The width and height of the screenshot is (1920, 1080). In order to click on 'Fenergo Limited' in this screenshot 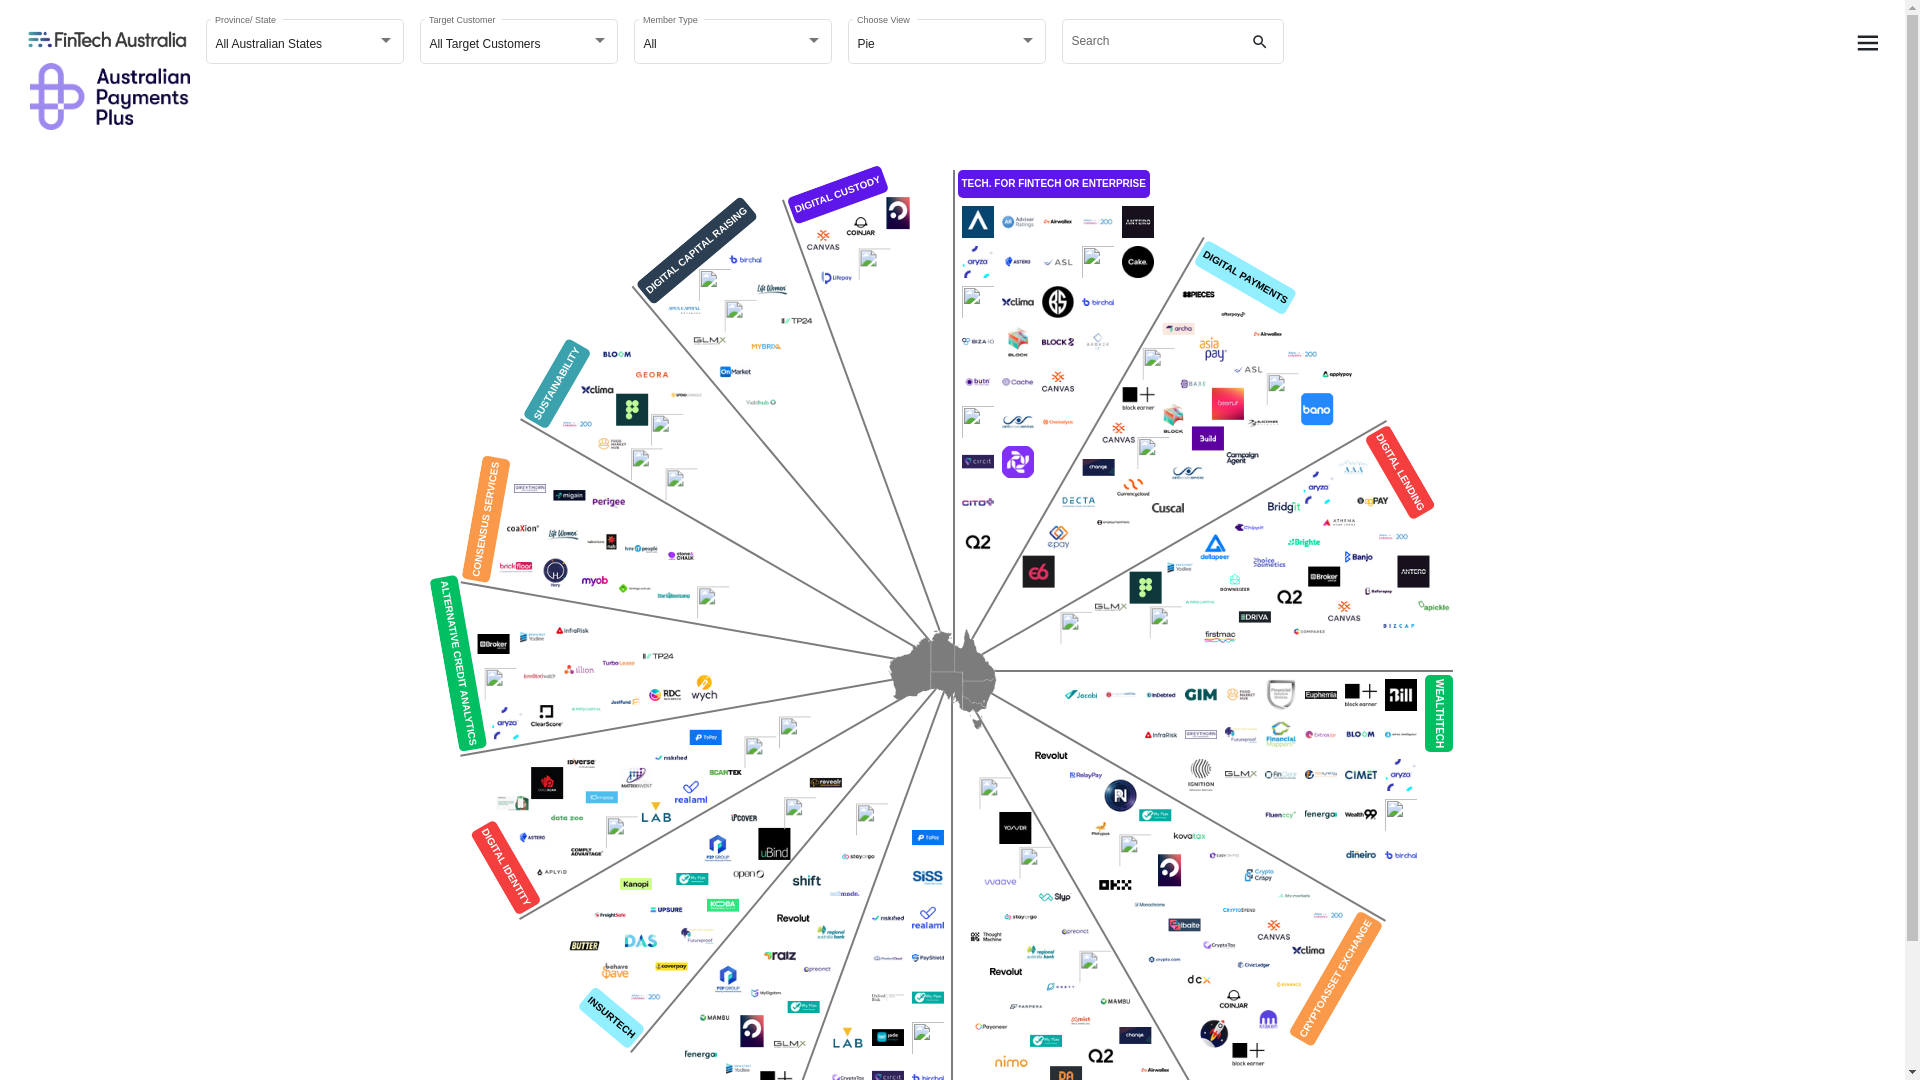, I will do `click(700, 1054)`.